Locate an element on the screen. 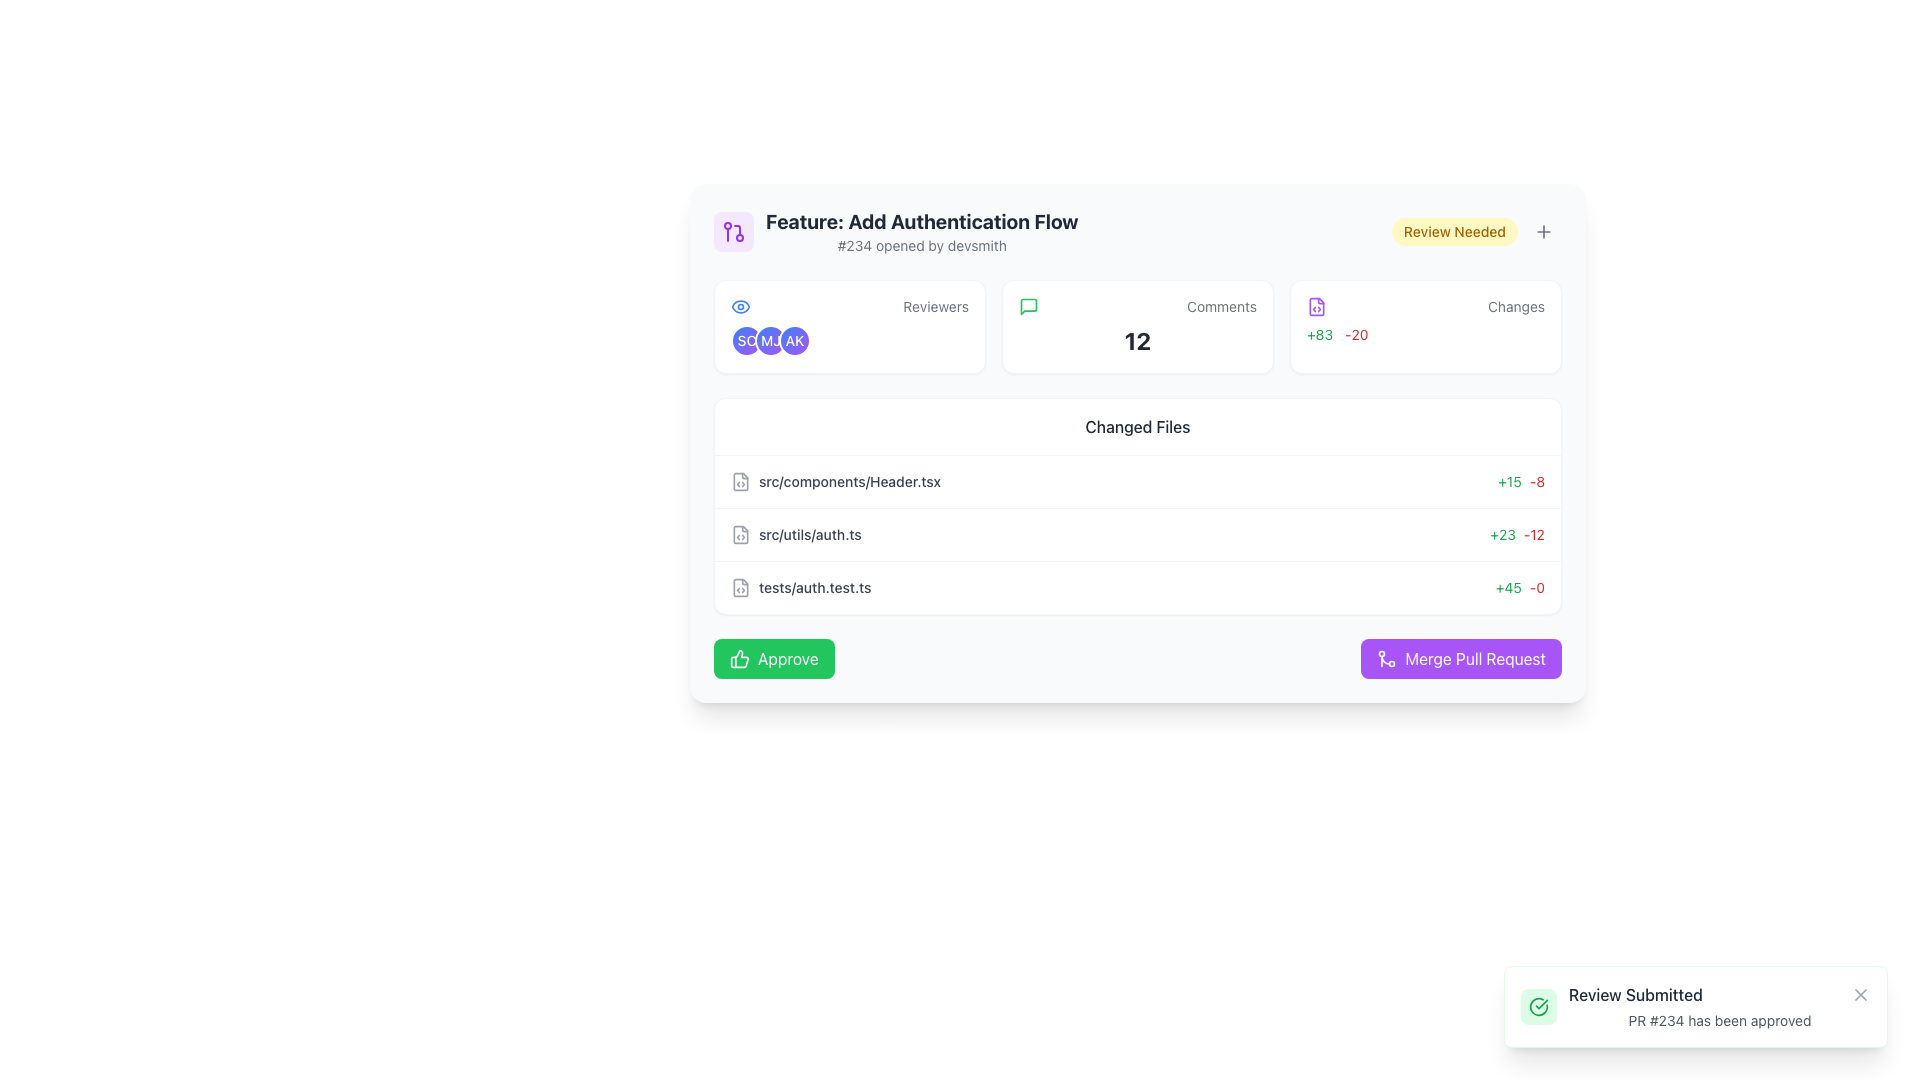  the Informational panel that indicates the number of comments, located in the second column of the three-column grid layout, between the 'Reviewers' and 'Changes' panels is located at coordinates (1137, 326).